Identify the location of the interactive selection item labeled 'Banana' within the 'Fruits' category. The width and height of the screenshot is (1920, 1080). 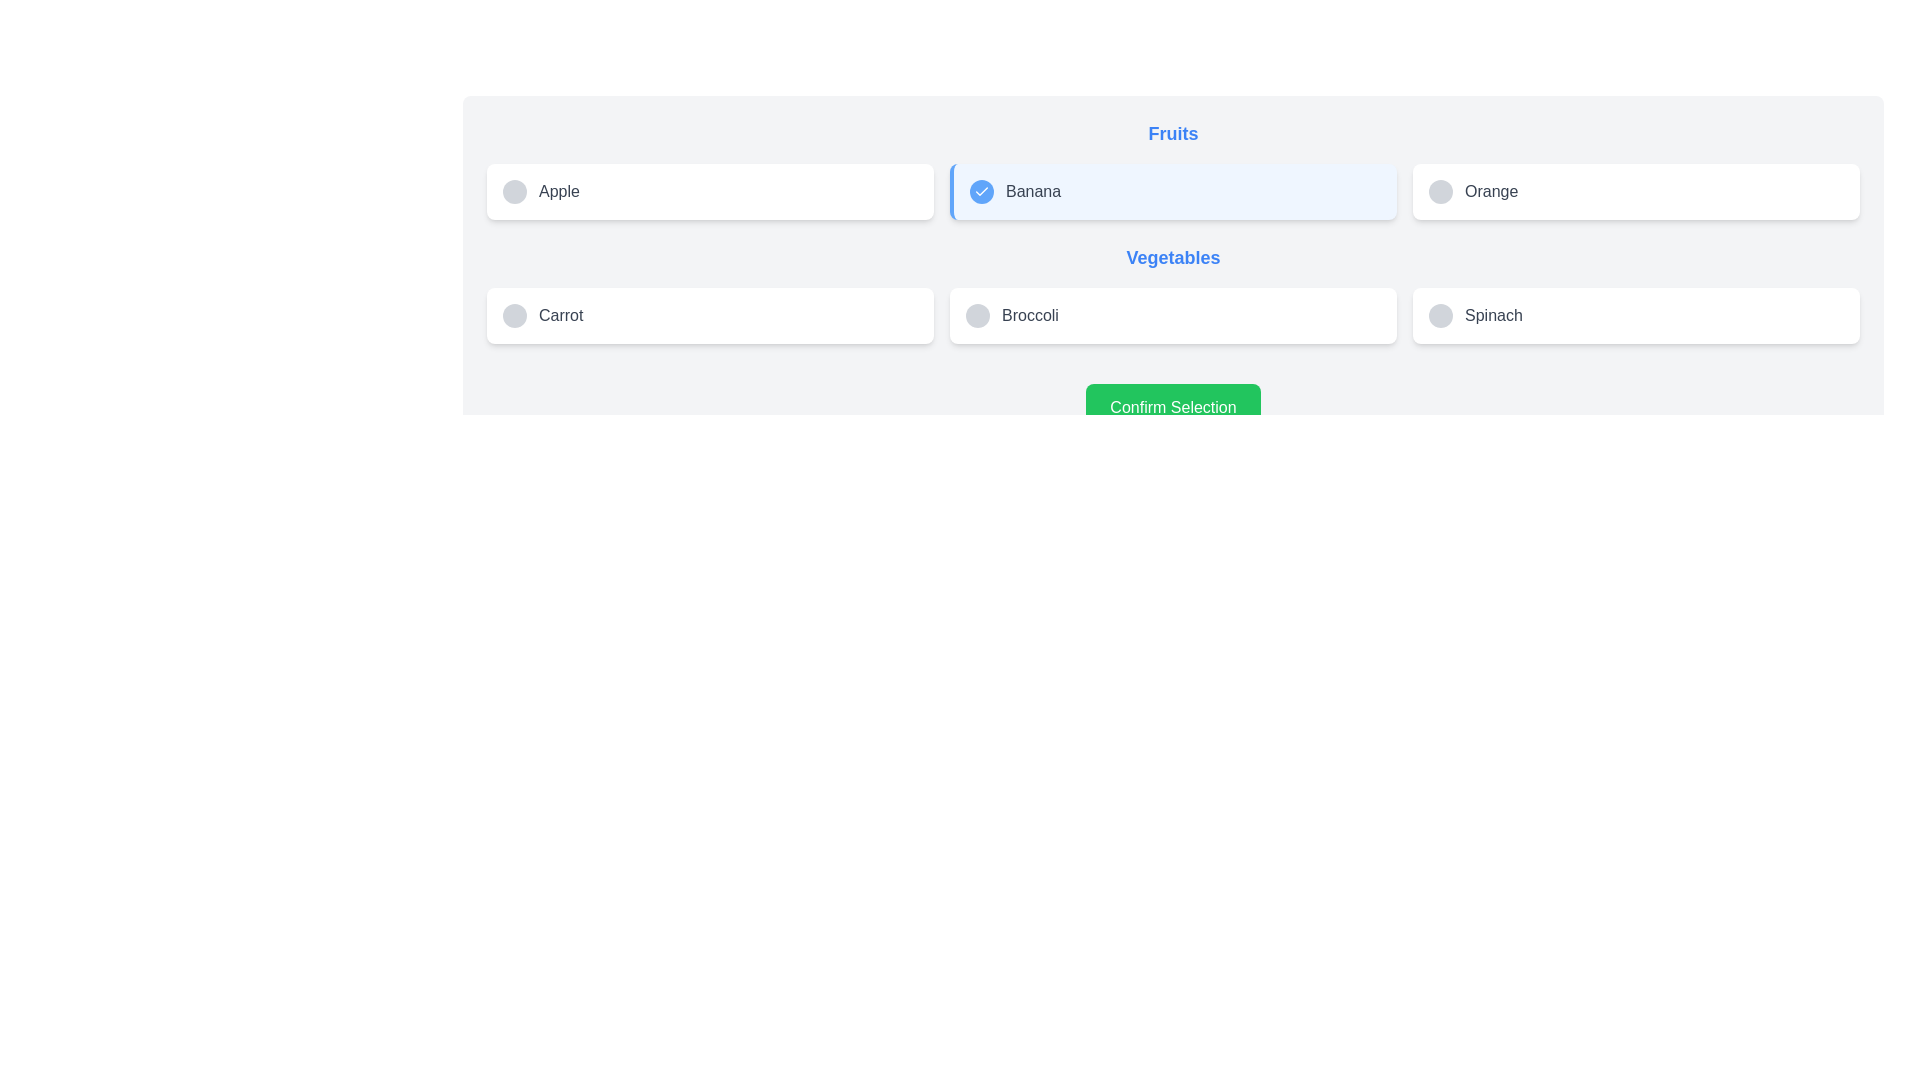
(1173, 192).